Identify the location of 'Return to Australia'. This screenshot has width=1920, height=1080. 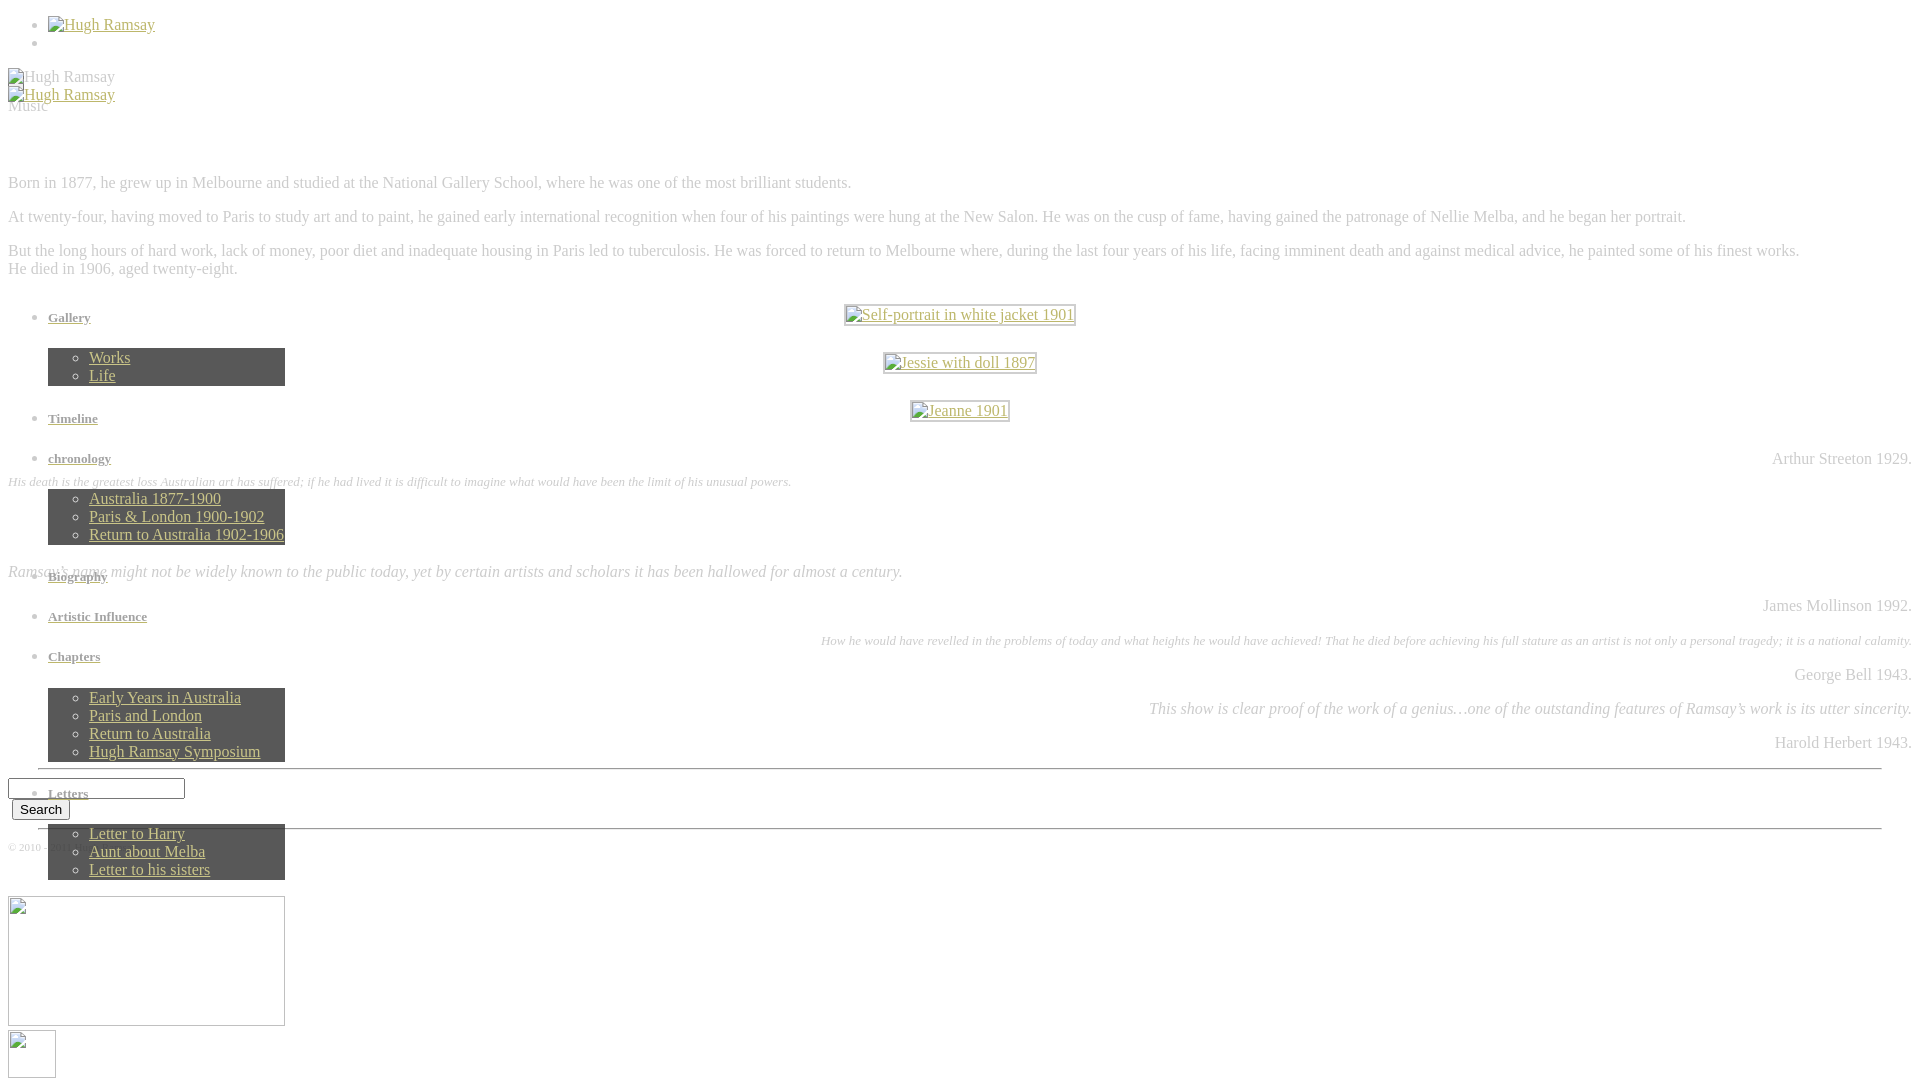
(148, 733).